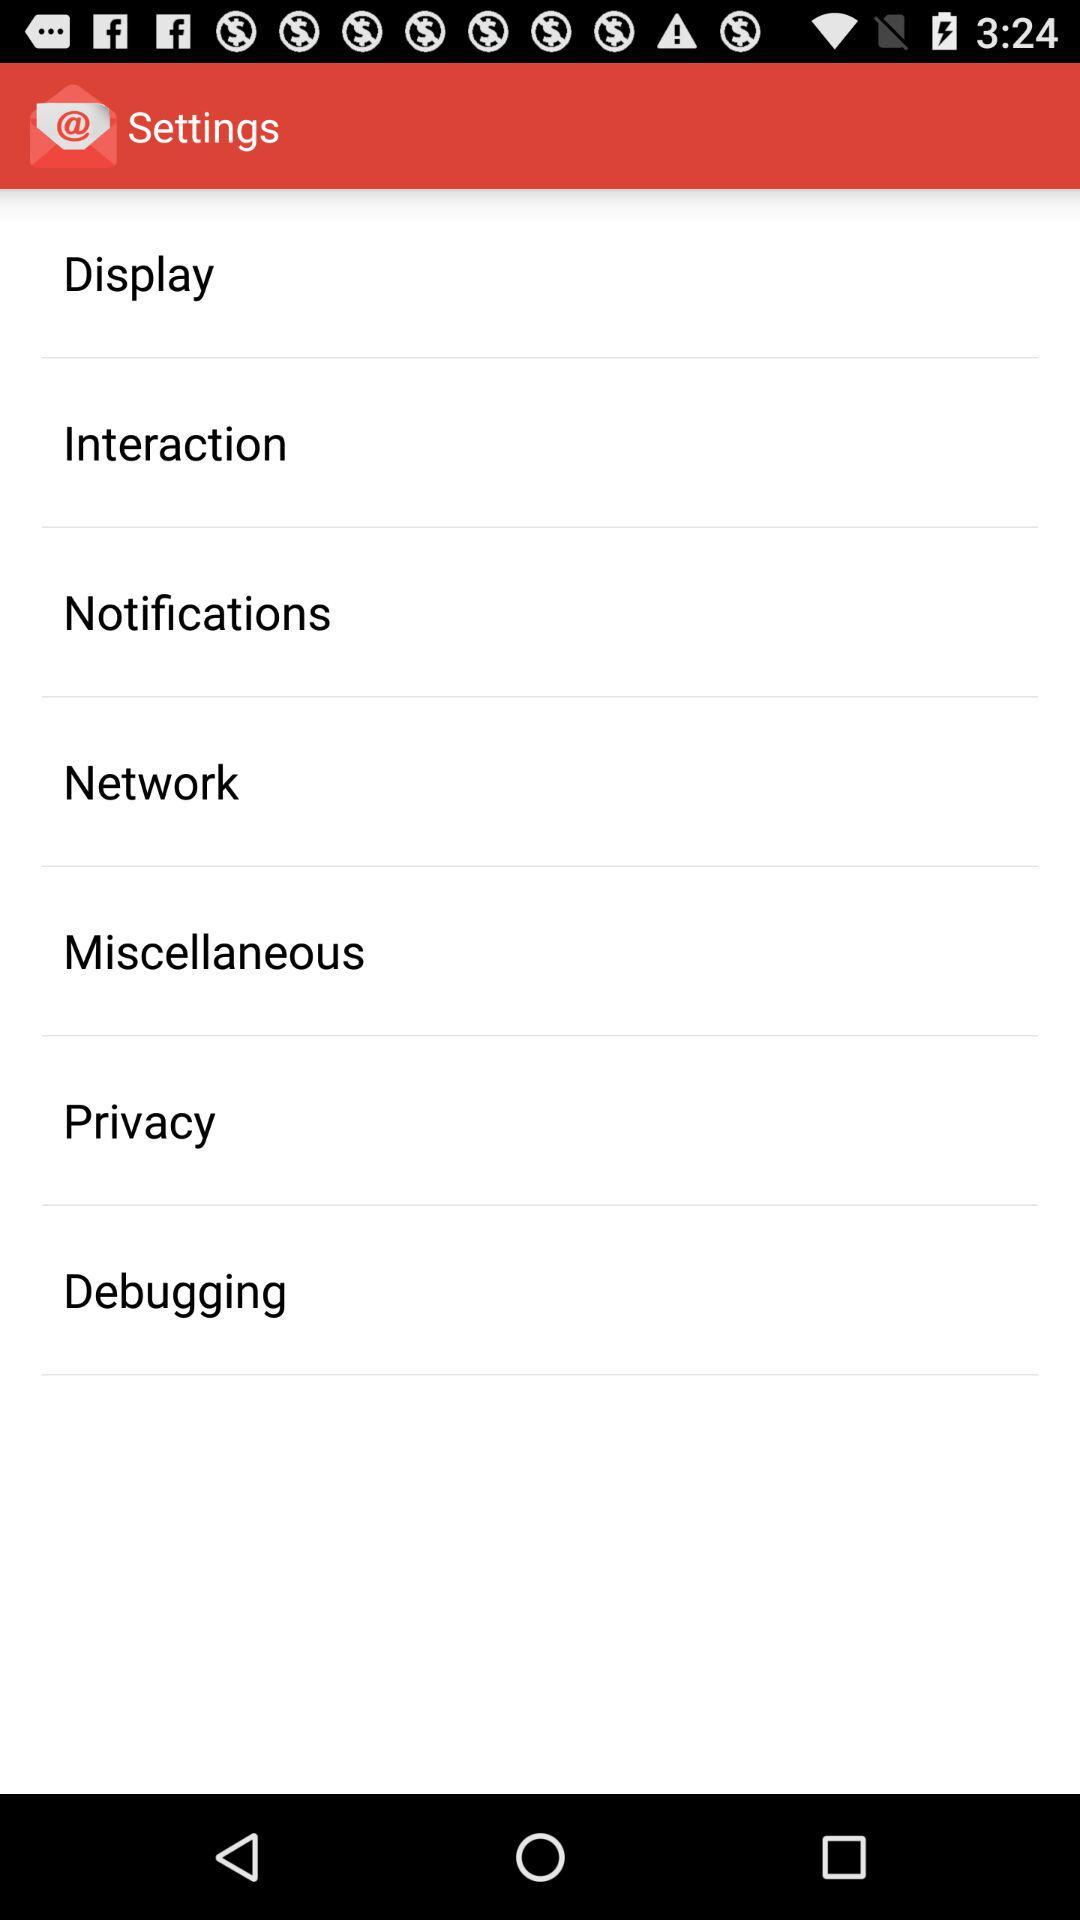 Image resolution: width=1080 pixels, height=1920 pixels. I want to click on the network icon, so click(150, 780).